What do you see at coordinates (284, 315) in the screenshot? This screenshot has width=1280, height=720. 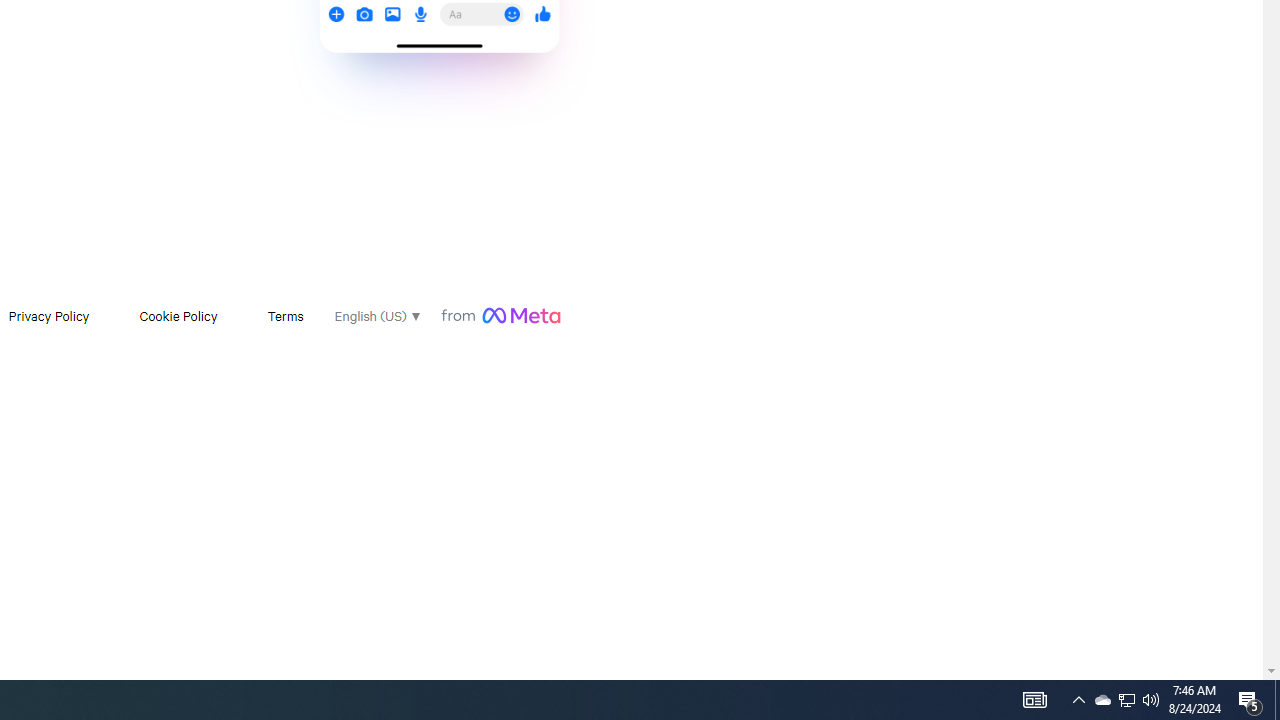 I see `'Terms'` at bounding box center [284, 315].